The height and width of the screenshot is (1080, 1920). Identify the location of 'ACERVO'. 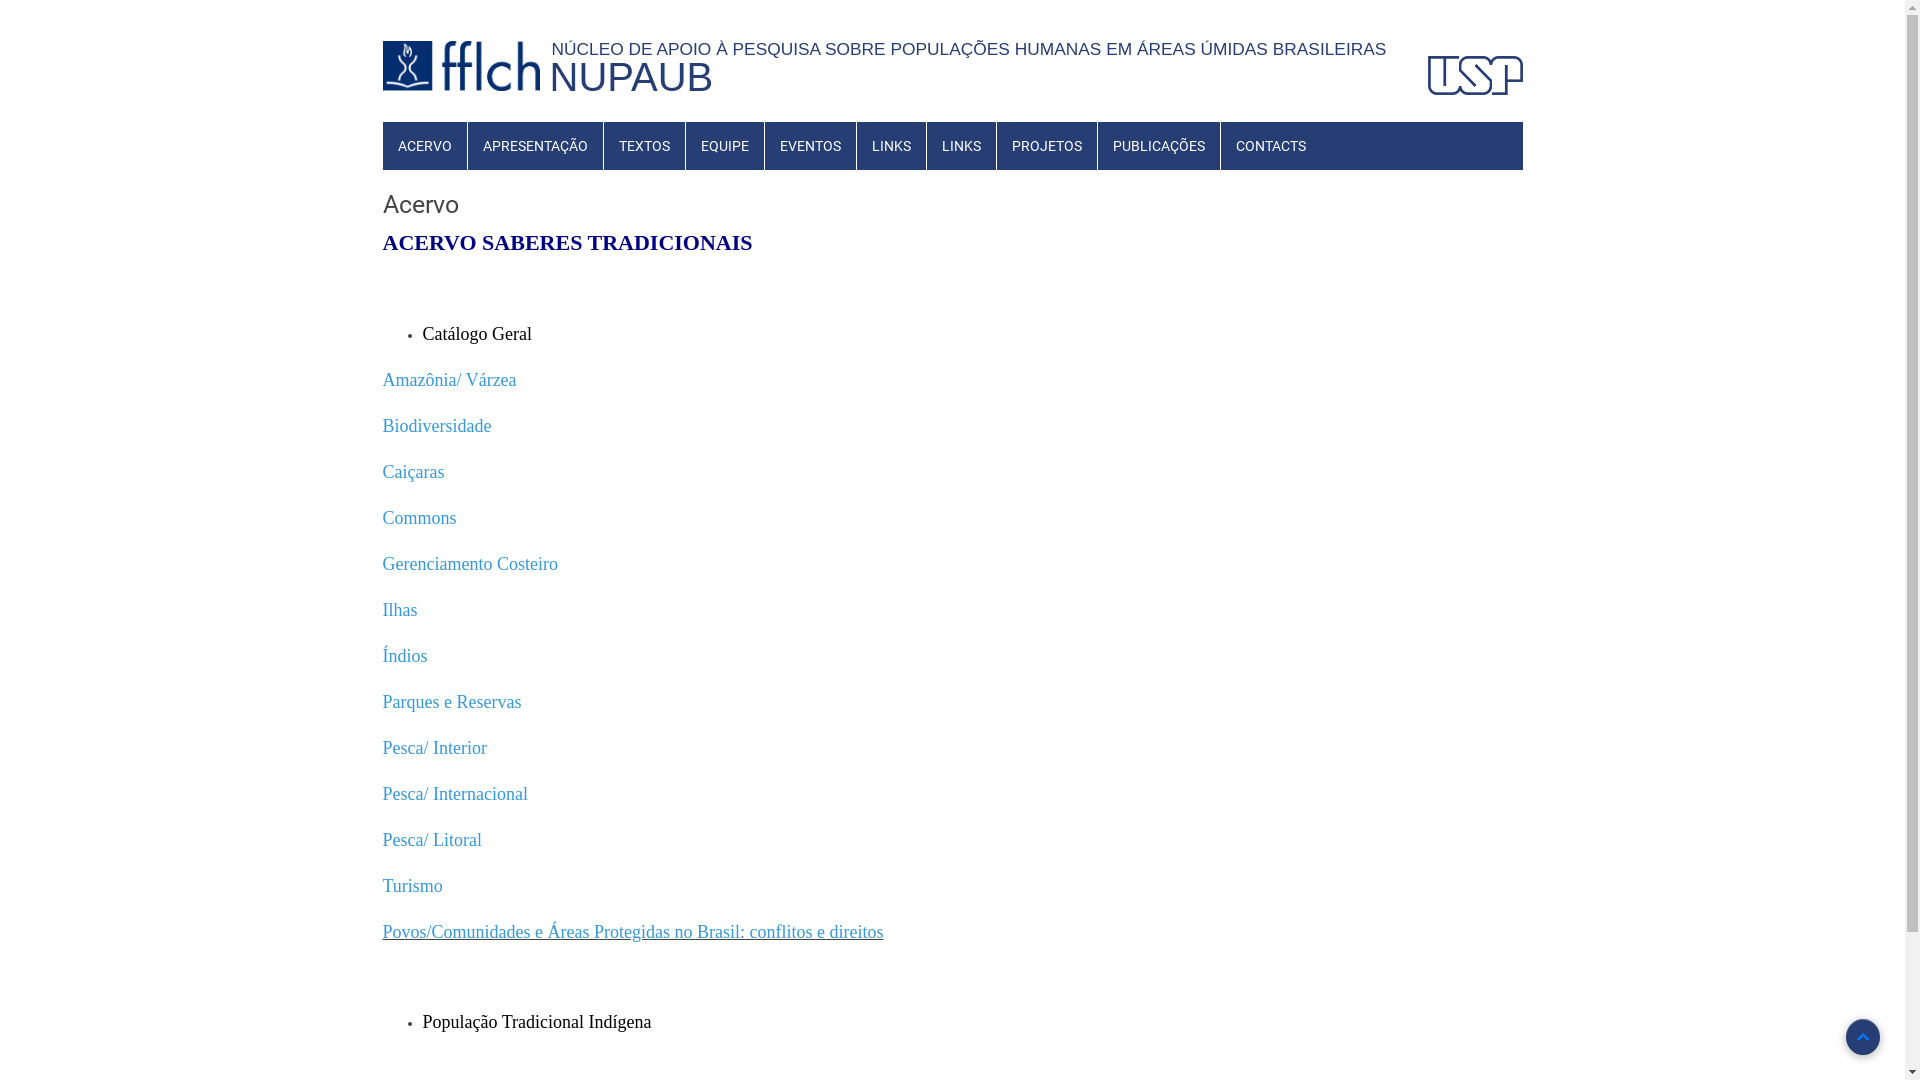
(422, 145).